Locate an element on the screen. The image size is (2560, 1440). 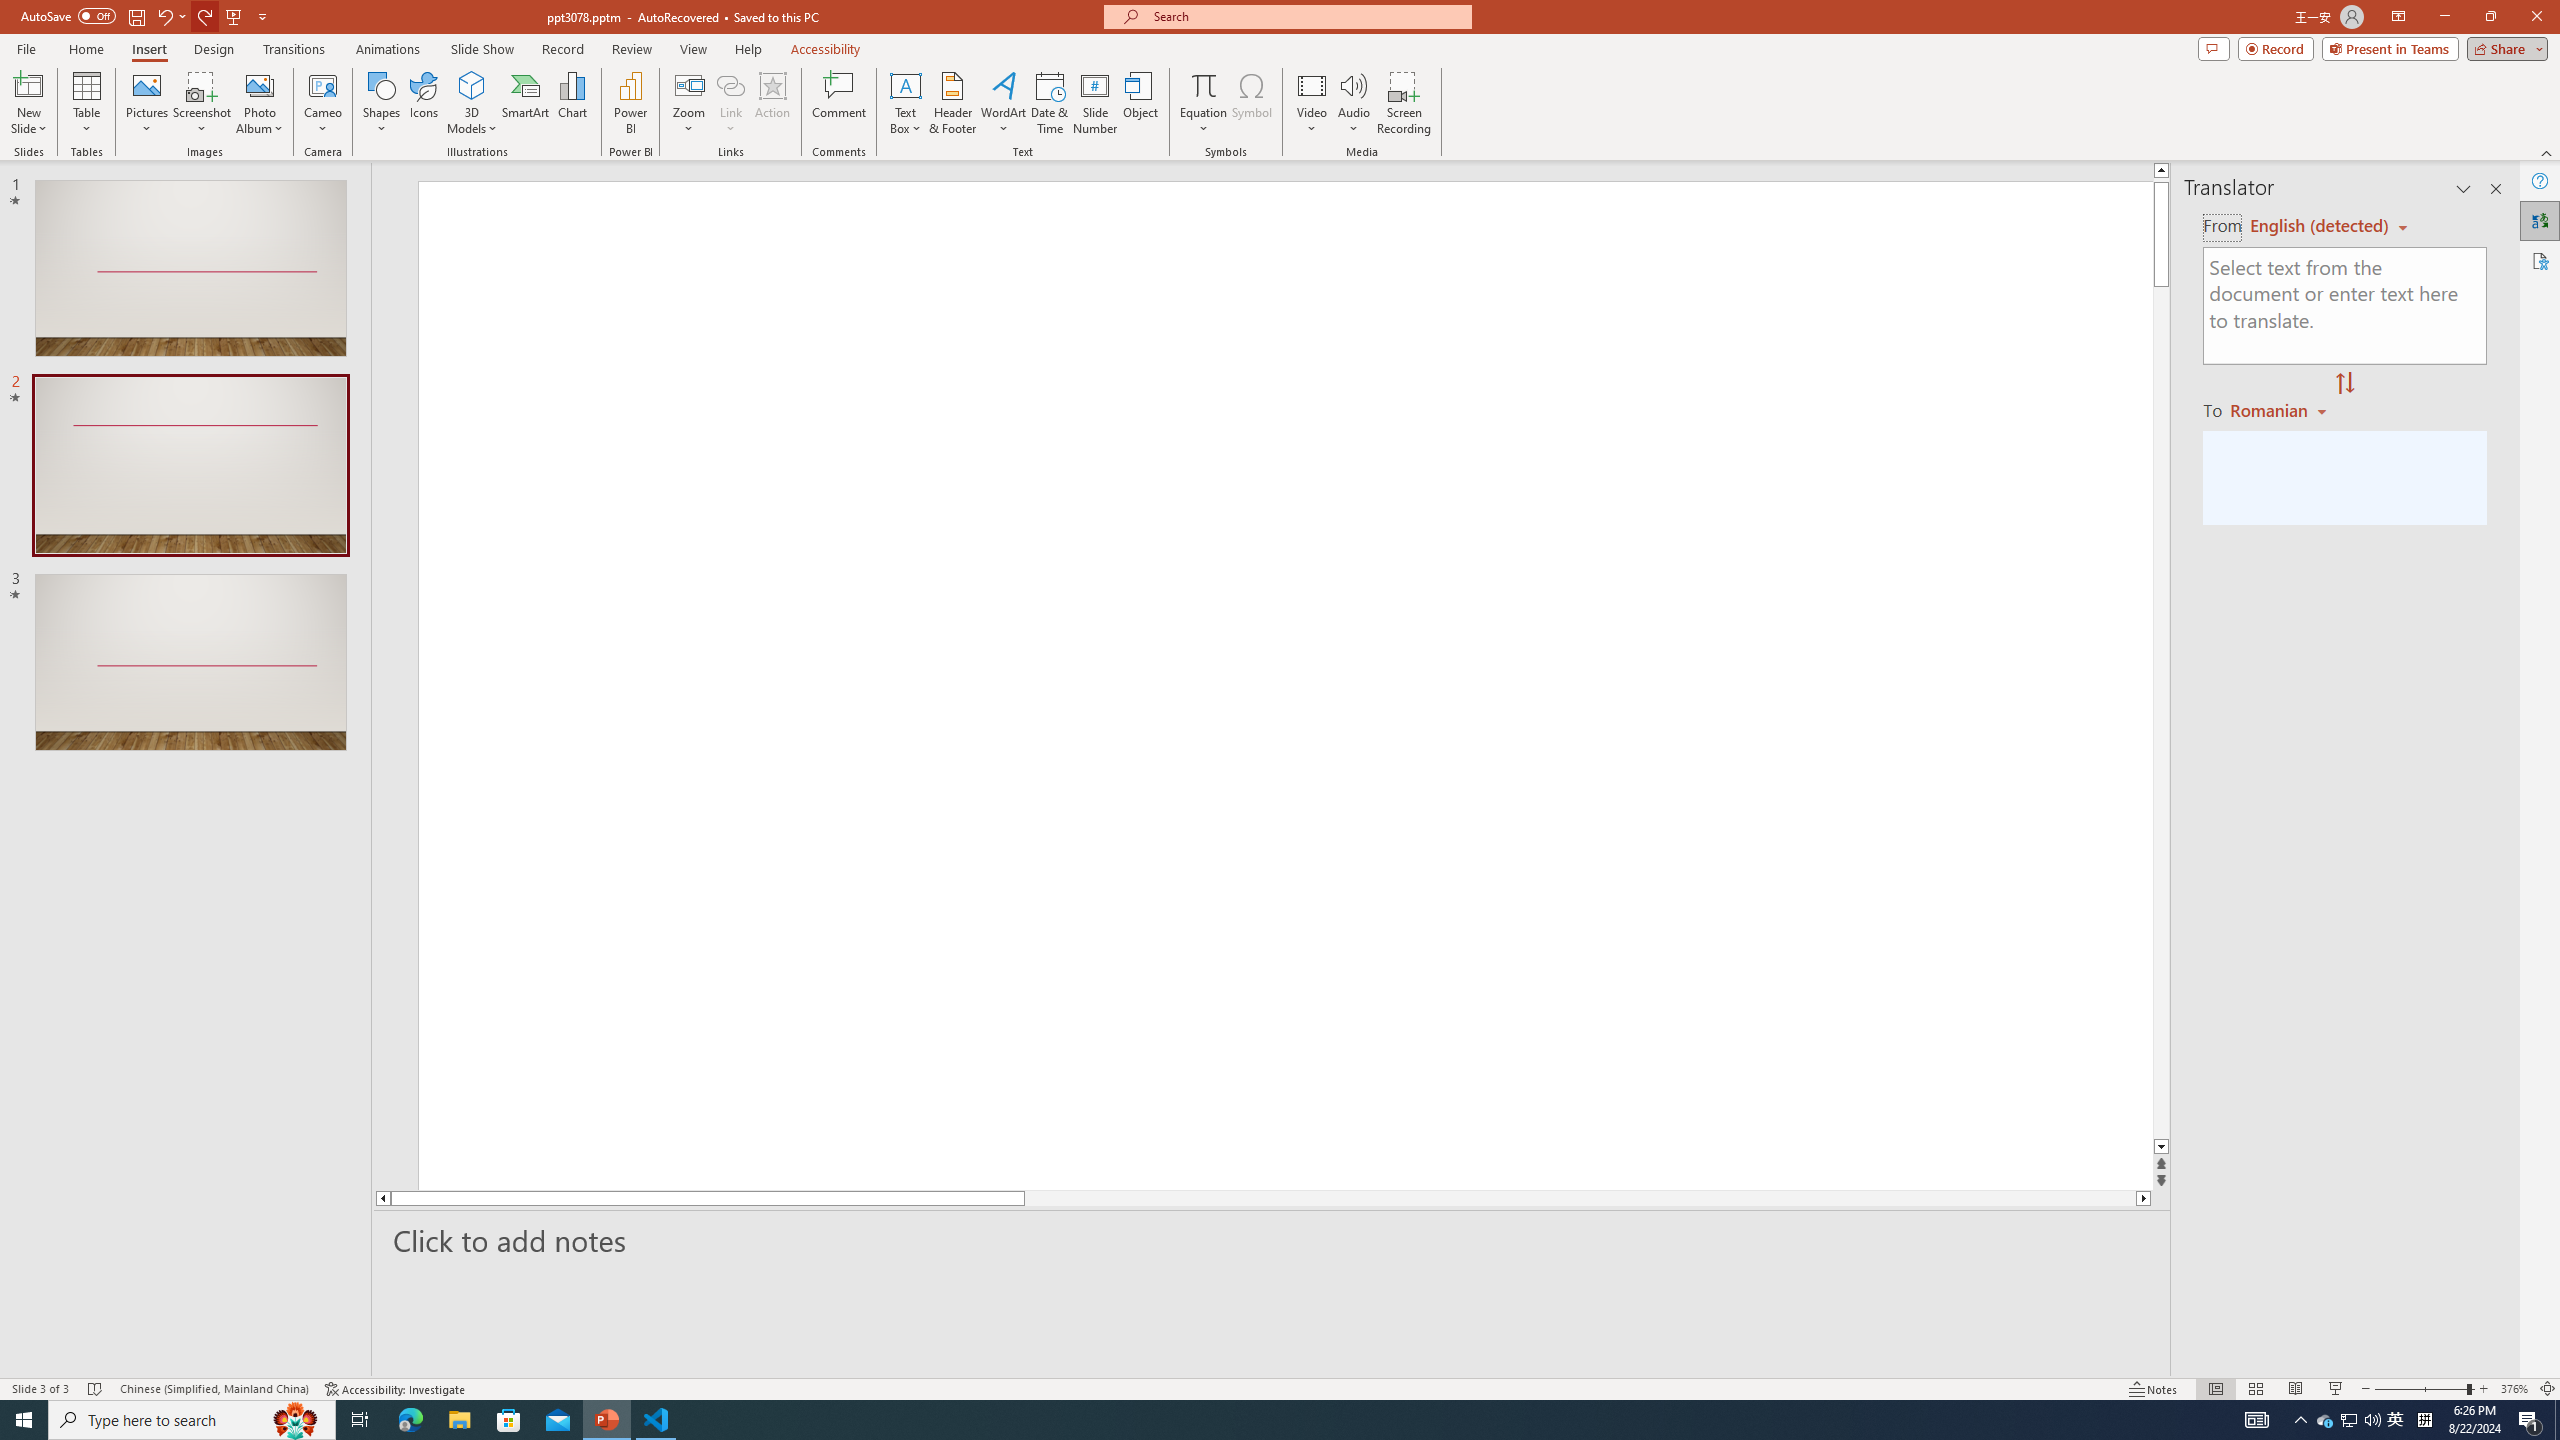
'Zoom 376%' is located at coordinates (2515, 1389).